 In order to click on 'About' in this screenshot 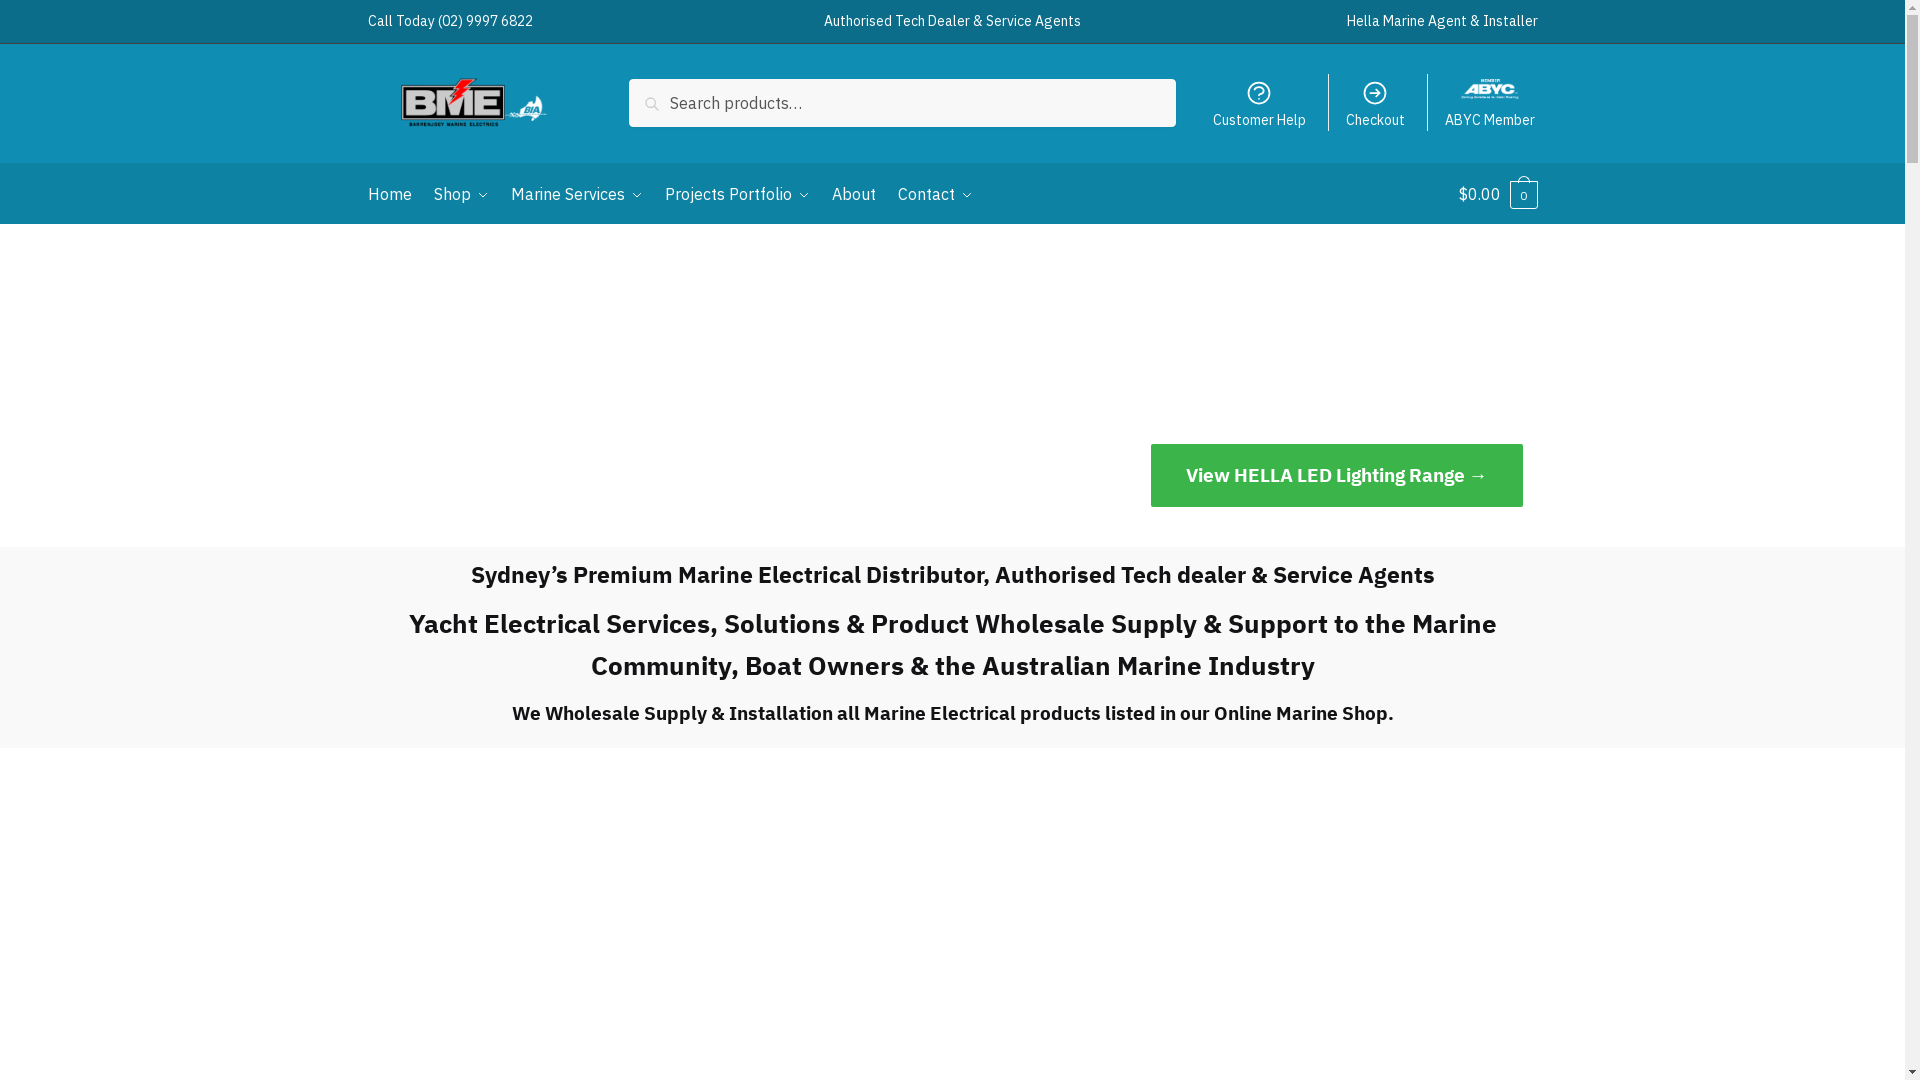, I will do `click(854, 193)`.